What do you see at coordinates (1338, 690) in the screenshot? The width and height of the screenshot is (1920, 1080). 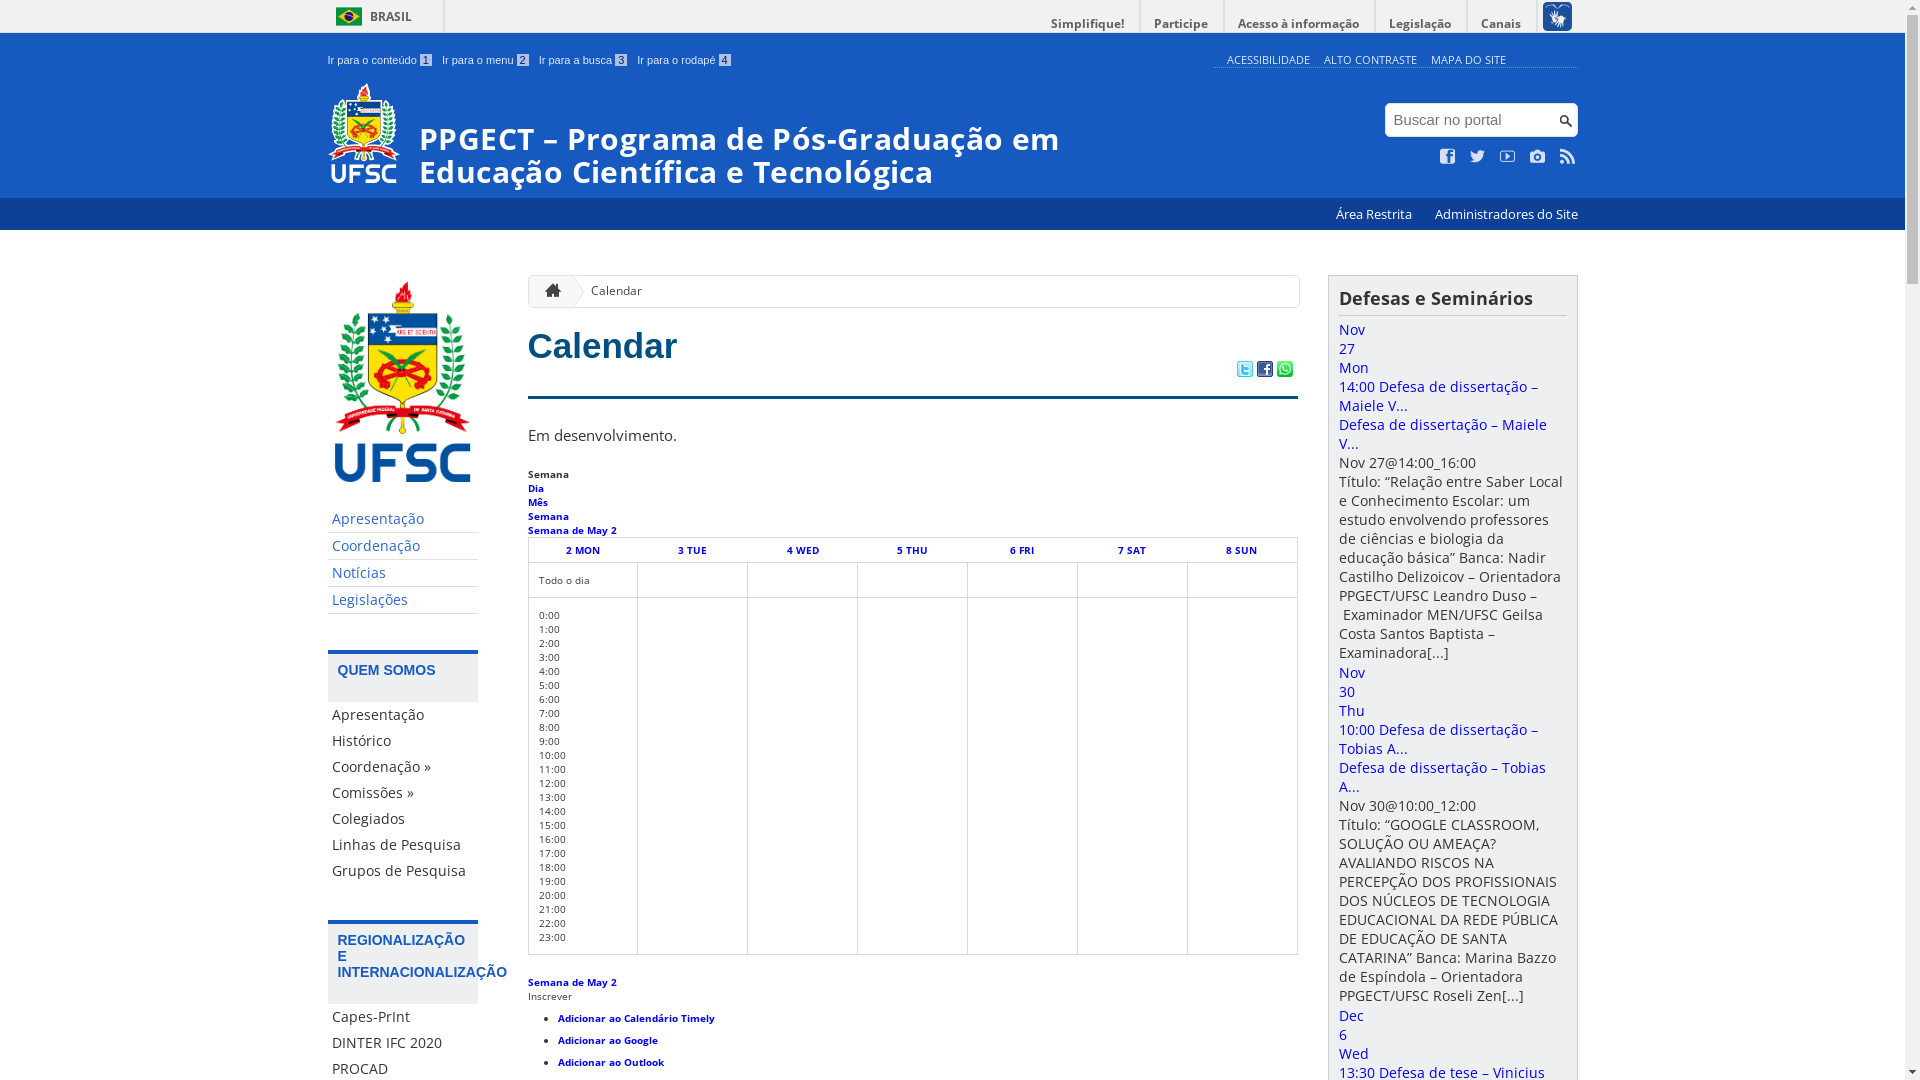 I see `'Nov` at bounding box center [1338, 690].